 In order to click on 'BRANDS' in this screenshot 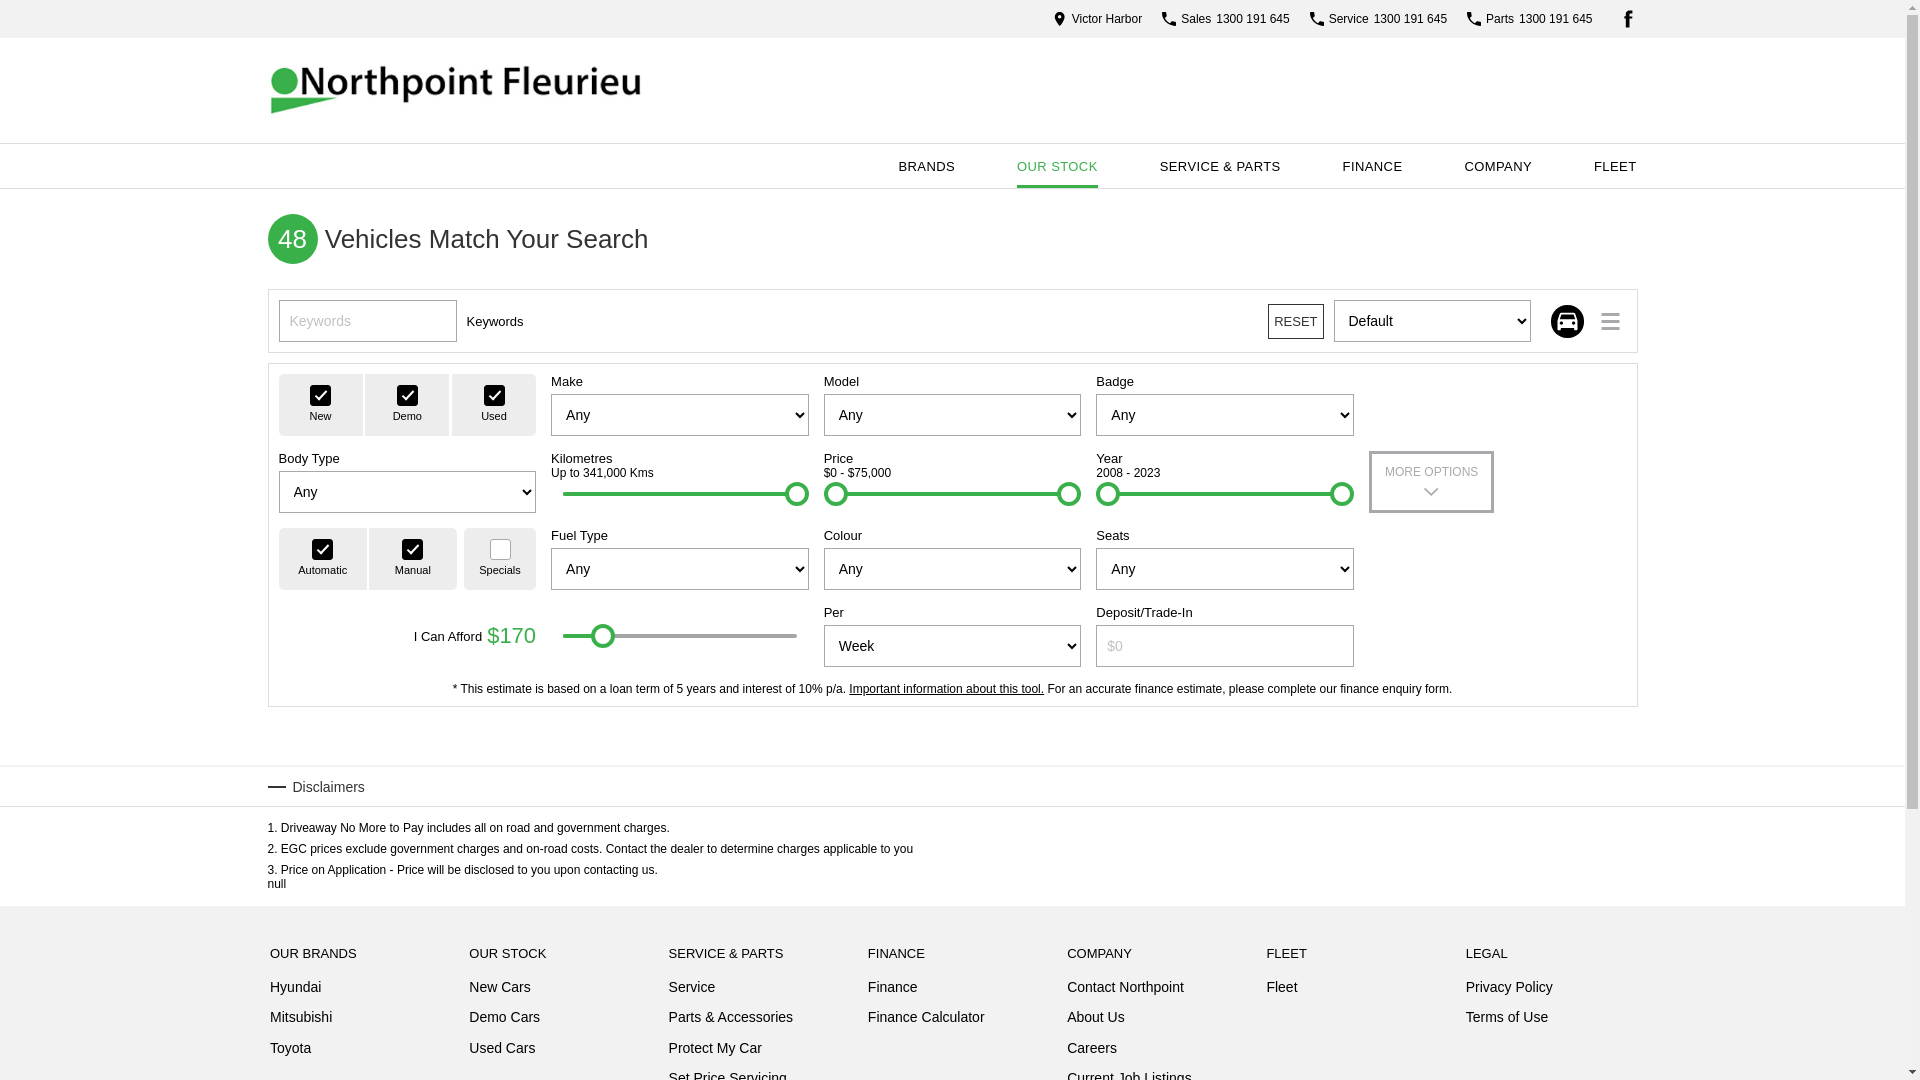, I will do `click(925, 164)`.